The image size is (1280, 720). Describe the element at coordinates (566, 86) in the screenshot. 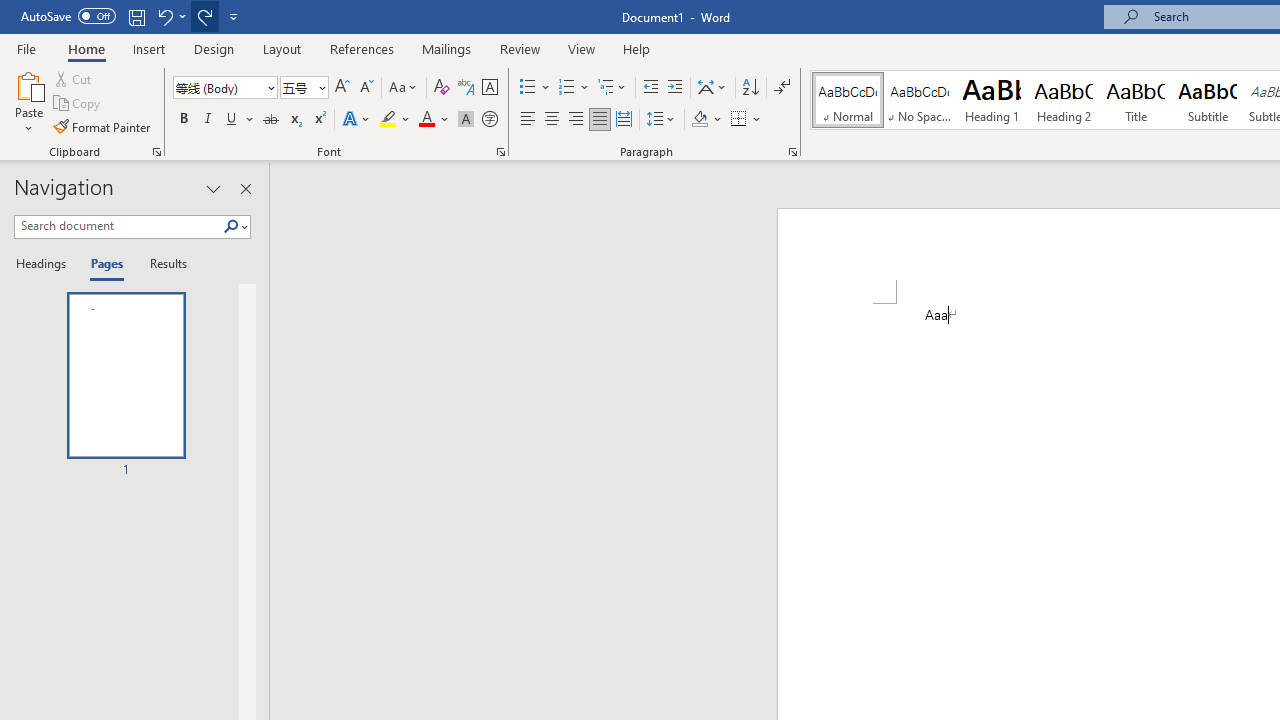

I see `'Numbering'` at that location.